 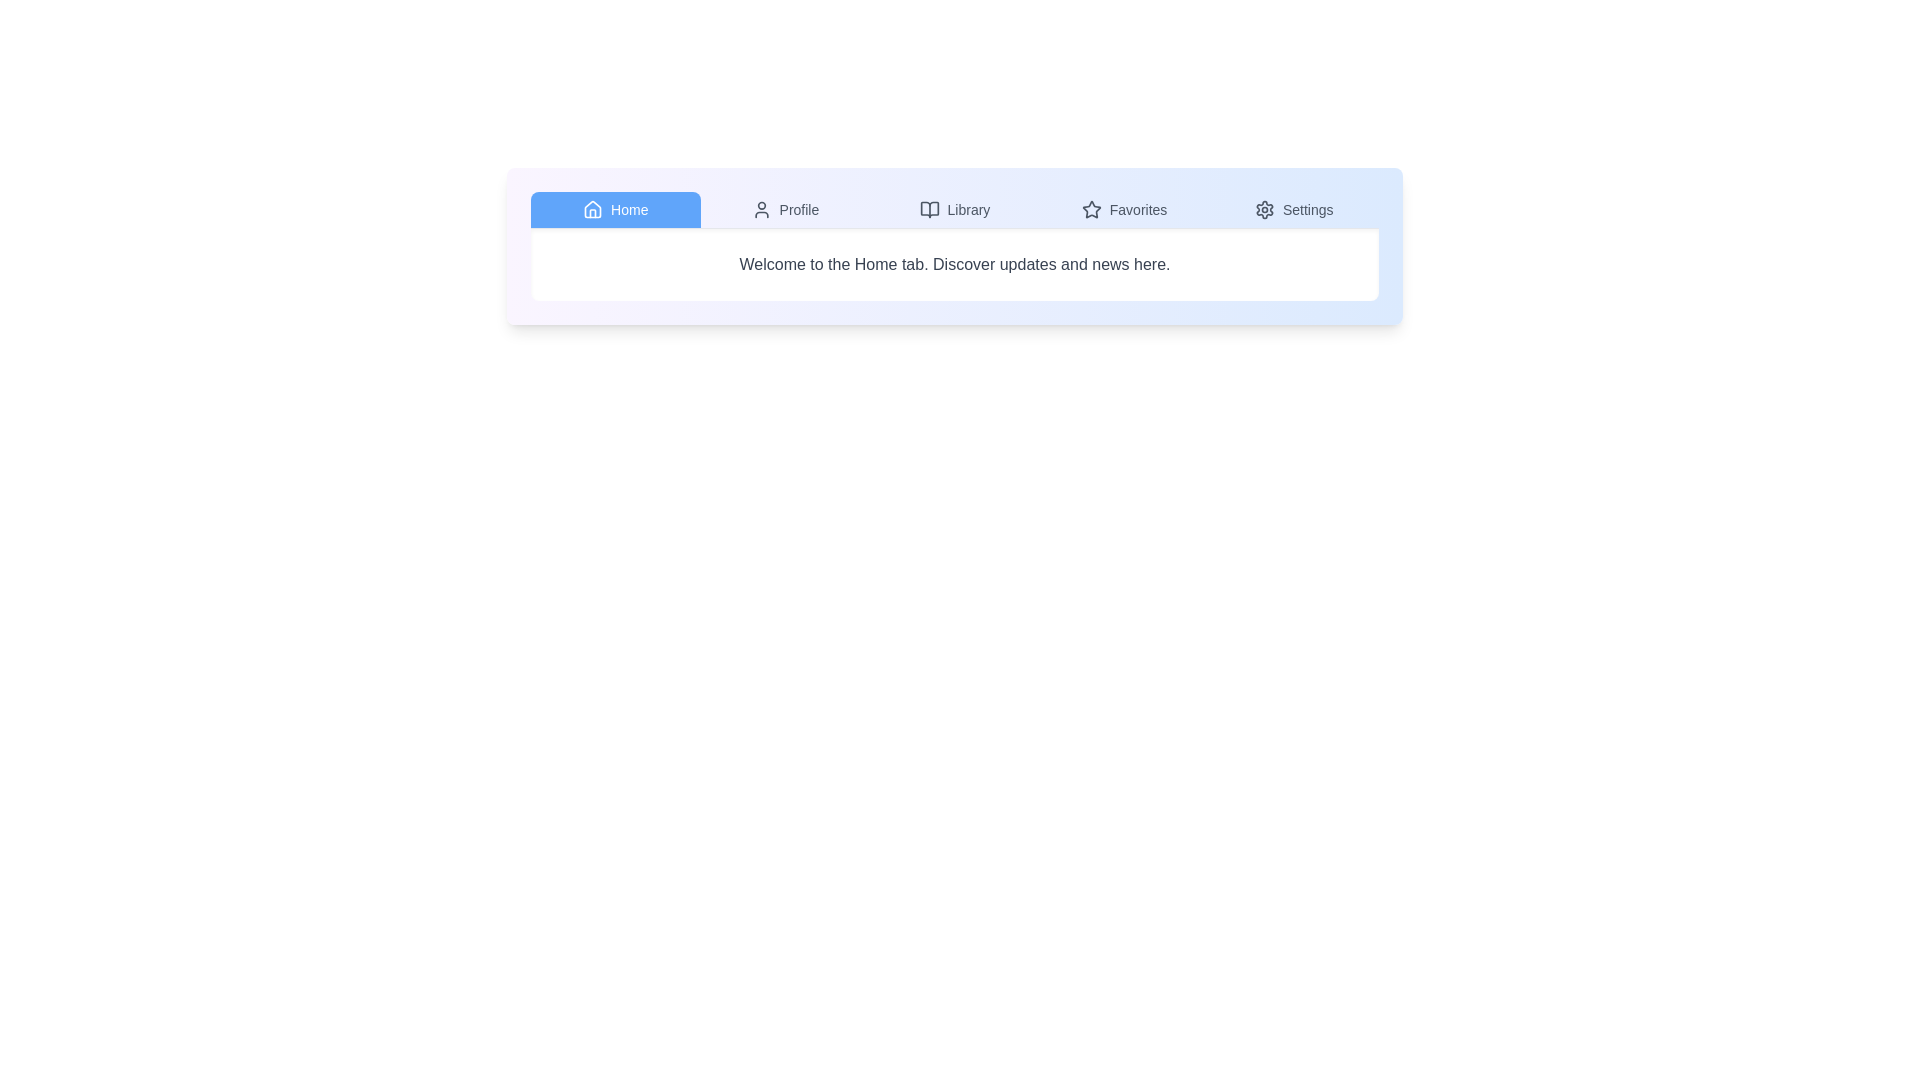 What do you see at coordinates (1263, 209) in the screenshot?
I see `the gear-shaped icon in the top navigation bar, which is adjacent to the 'Settings' label, indicating its association with settings functionality` at bounding box center [1263, 209].